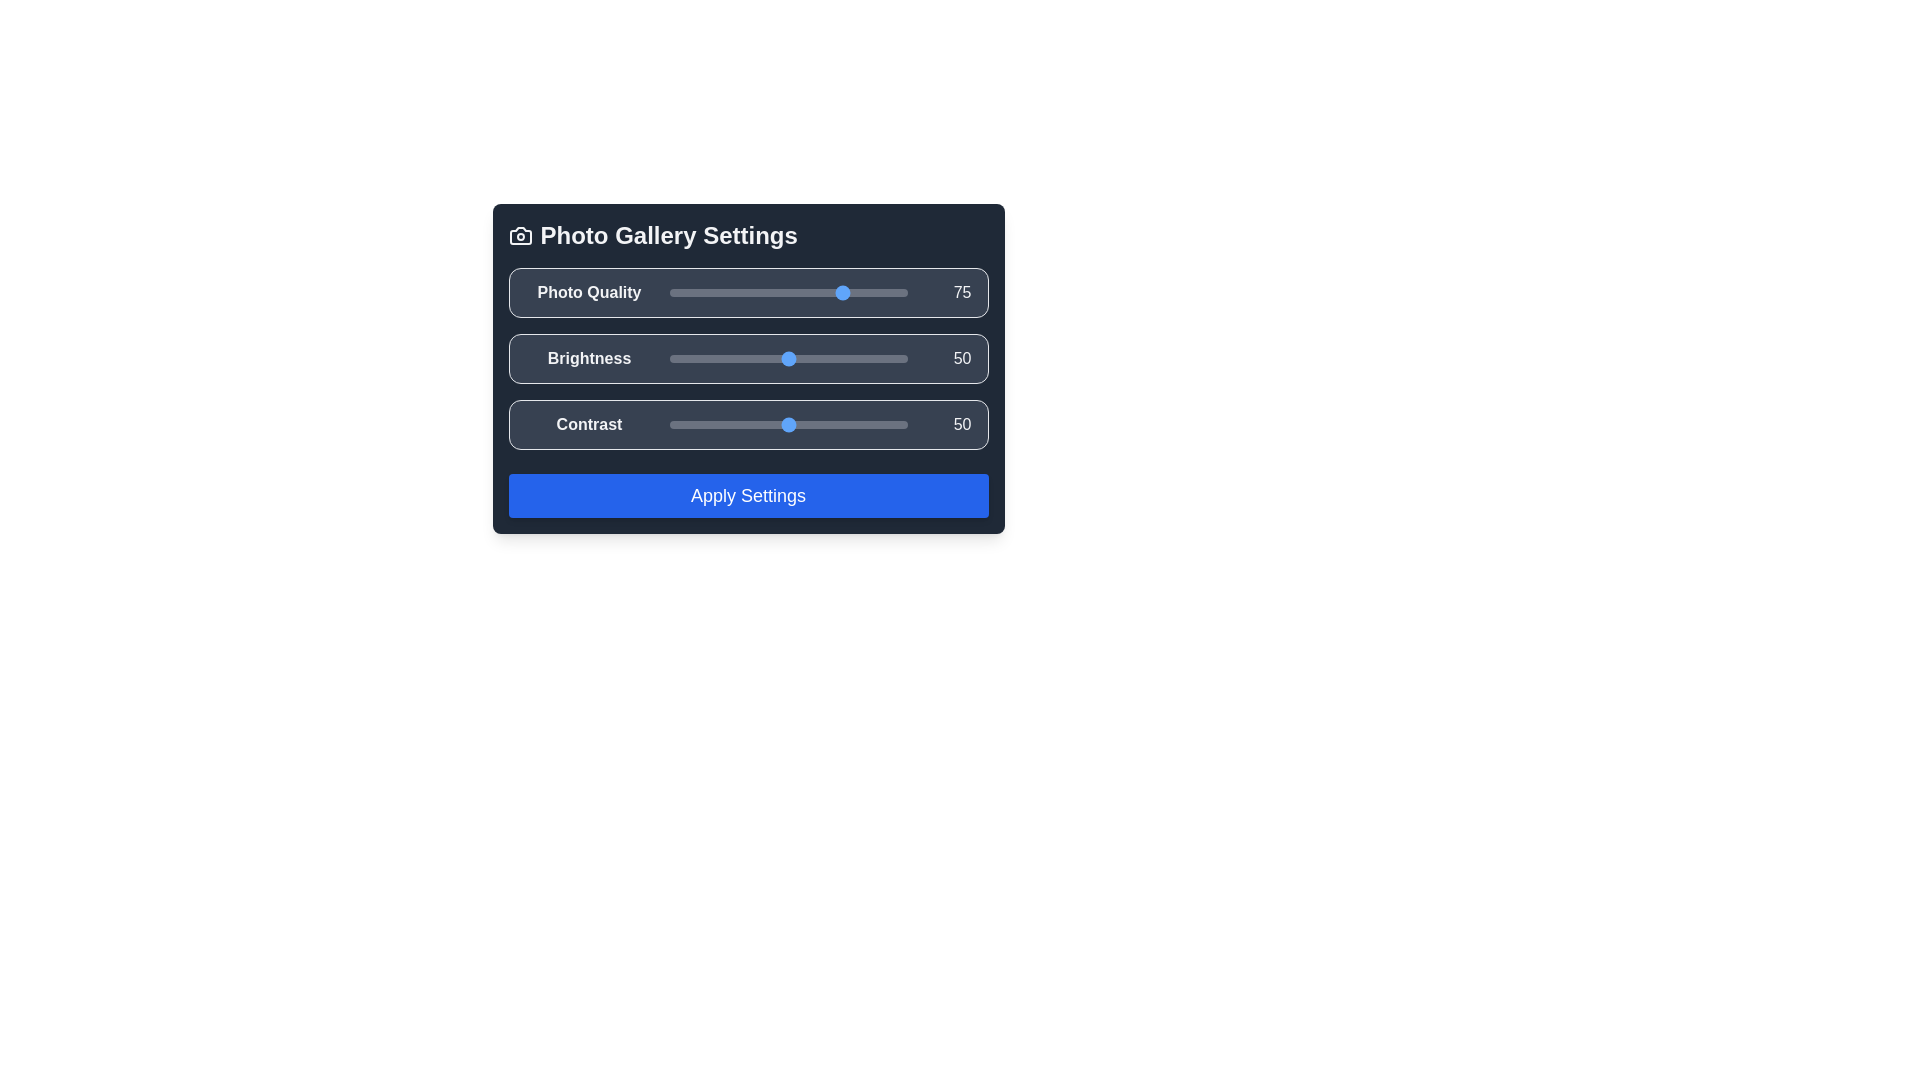 The height and width of the screenshot is (1080, 1920). Describe the element at coordinates (735, 423) in the screenshot. I see `the contrast level` at that location.